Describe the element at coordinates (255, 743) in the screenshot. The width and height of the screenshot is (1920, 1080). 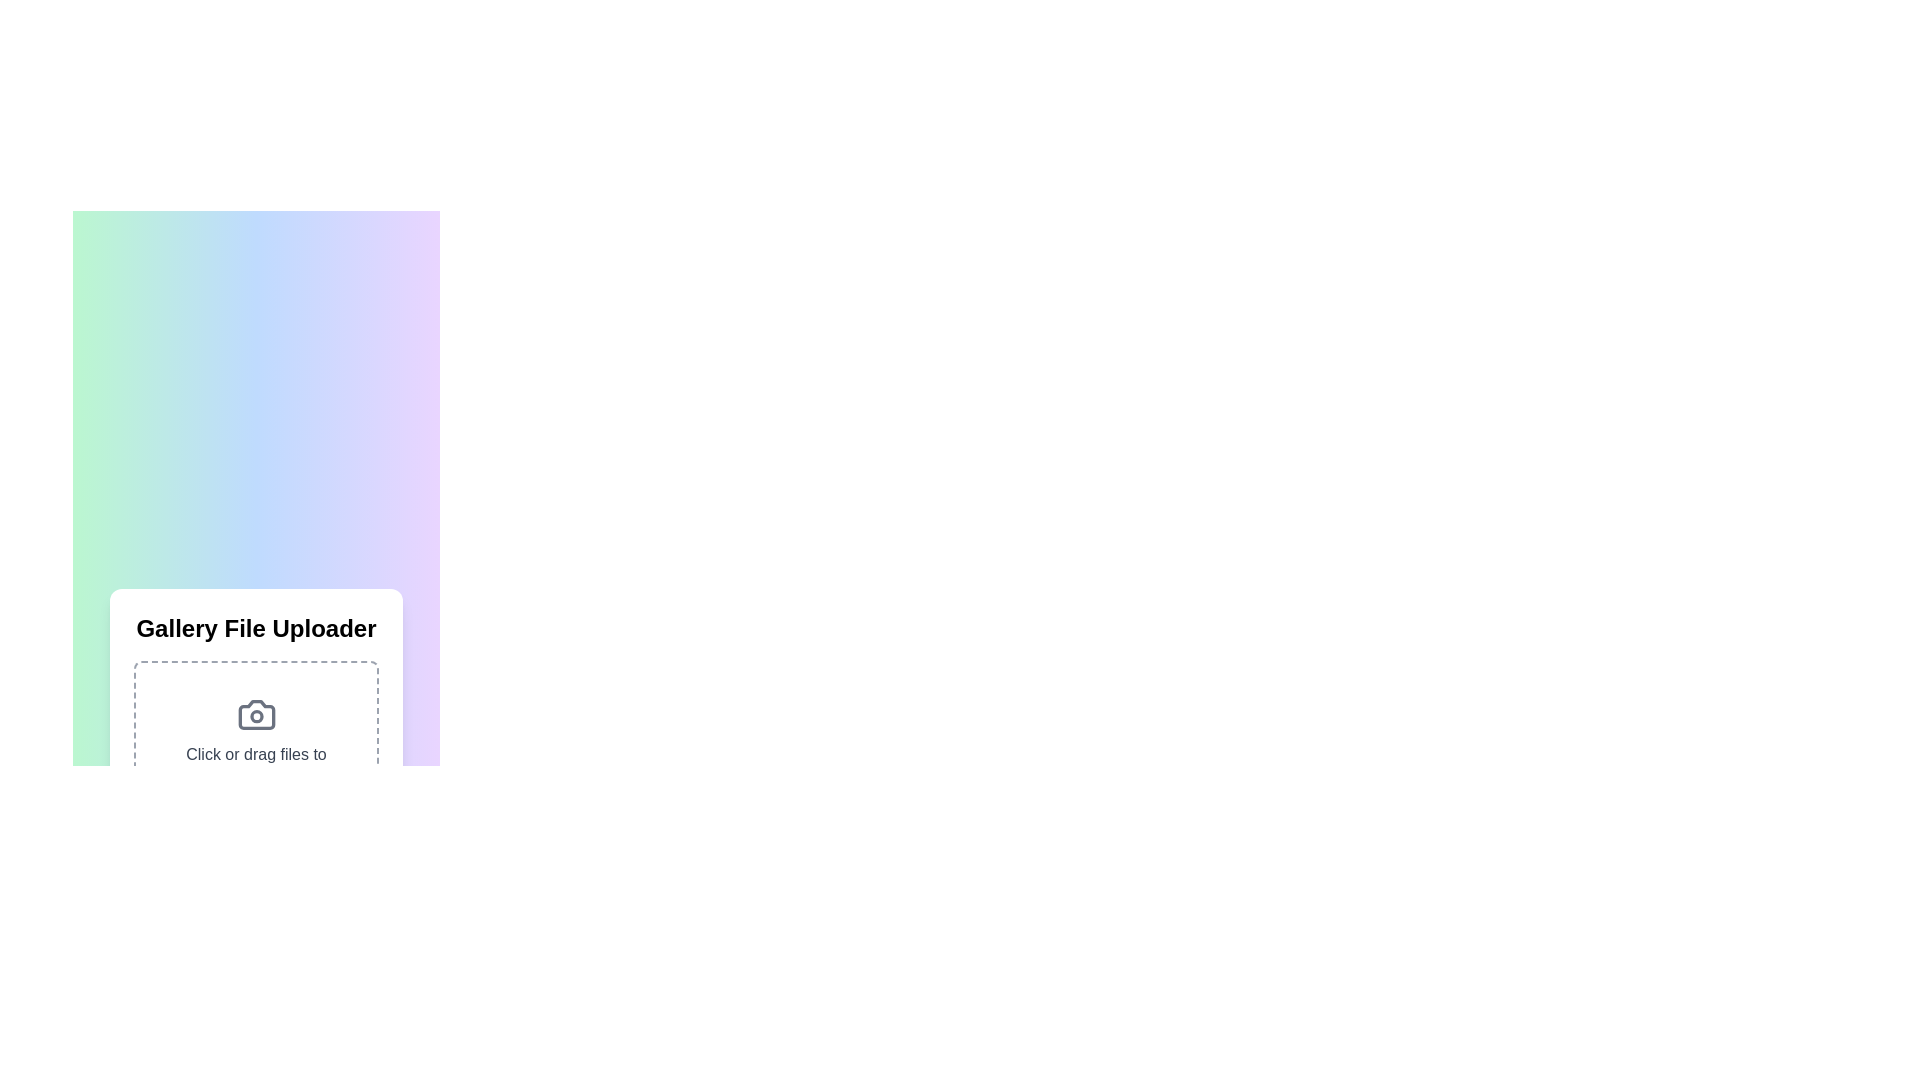
I see `the Interactive file upload dropzone, which is a rectangular area with a dashed border and light gray background, containing a camera icon and the text 'Click or drag files to upload'` at that location.